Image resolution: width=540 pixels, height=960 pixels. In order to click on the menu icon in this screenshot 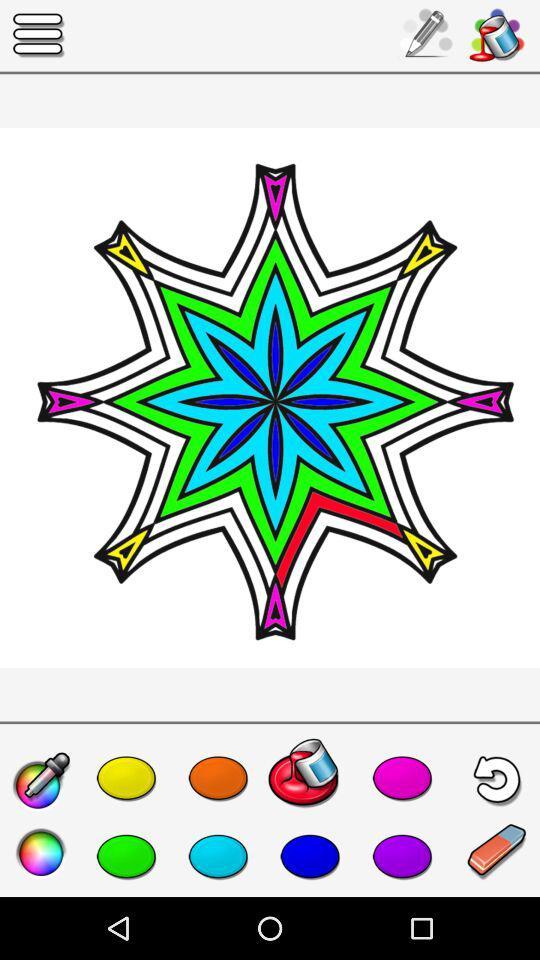, I will do `click(39, 34)`.